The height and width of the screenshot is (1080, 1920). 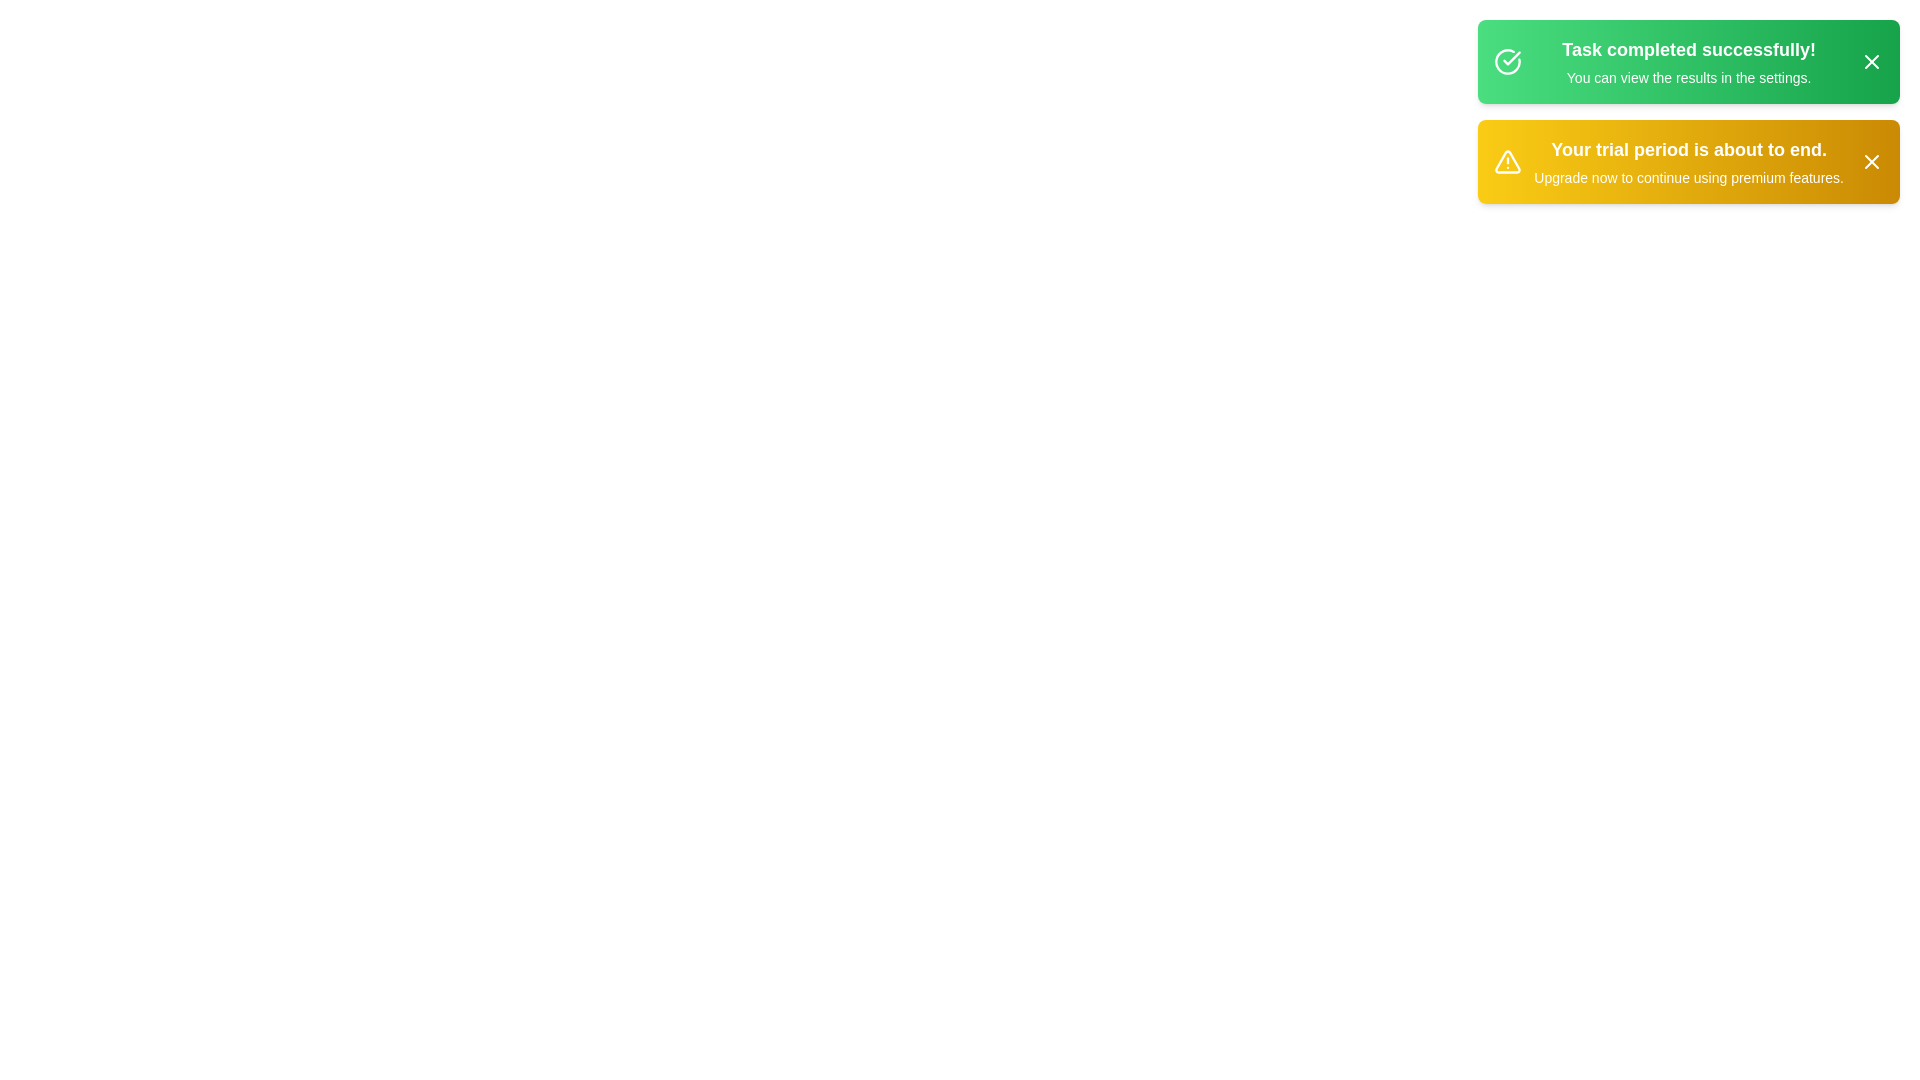 I want to click on the notification with ID success_notification to observe the hover effect, so click(x=1688, y=60).